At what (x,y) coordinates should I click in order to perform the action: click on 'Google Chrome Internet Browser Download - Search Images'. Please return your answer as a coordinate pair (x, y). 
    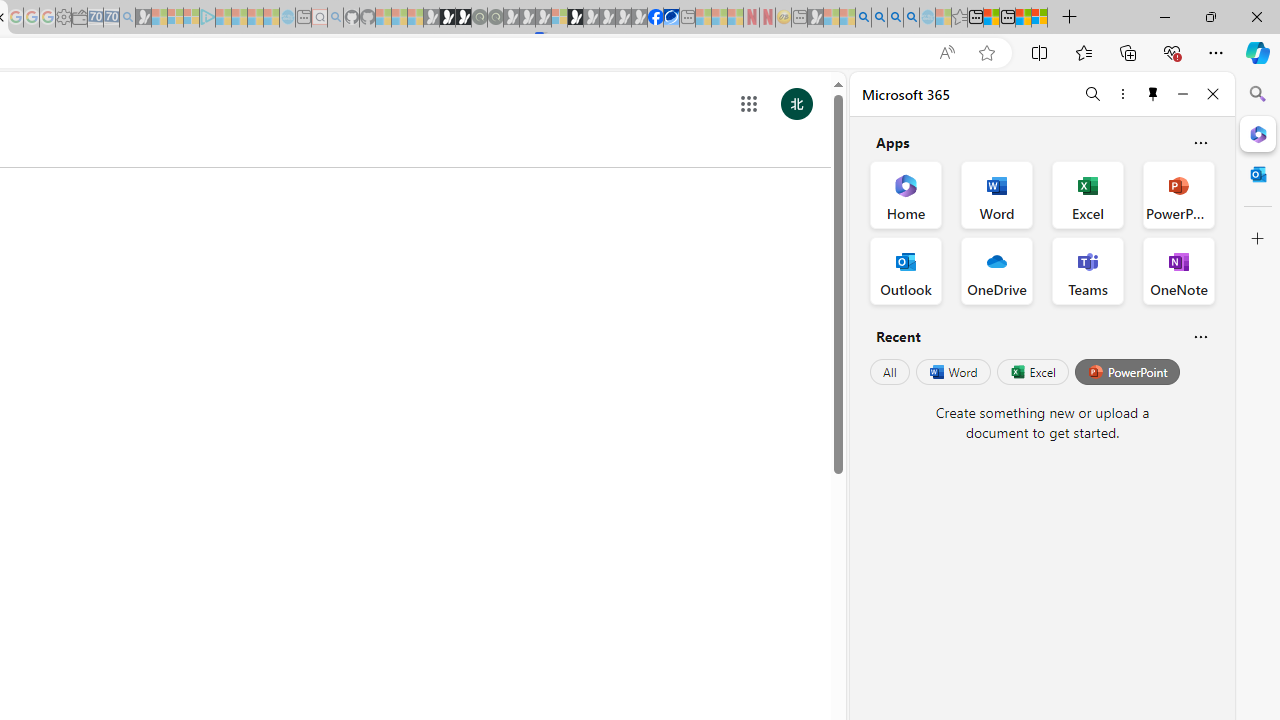
    Looking at the image, I should click on (910, 17).